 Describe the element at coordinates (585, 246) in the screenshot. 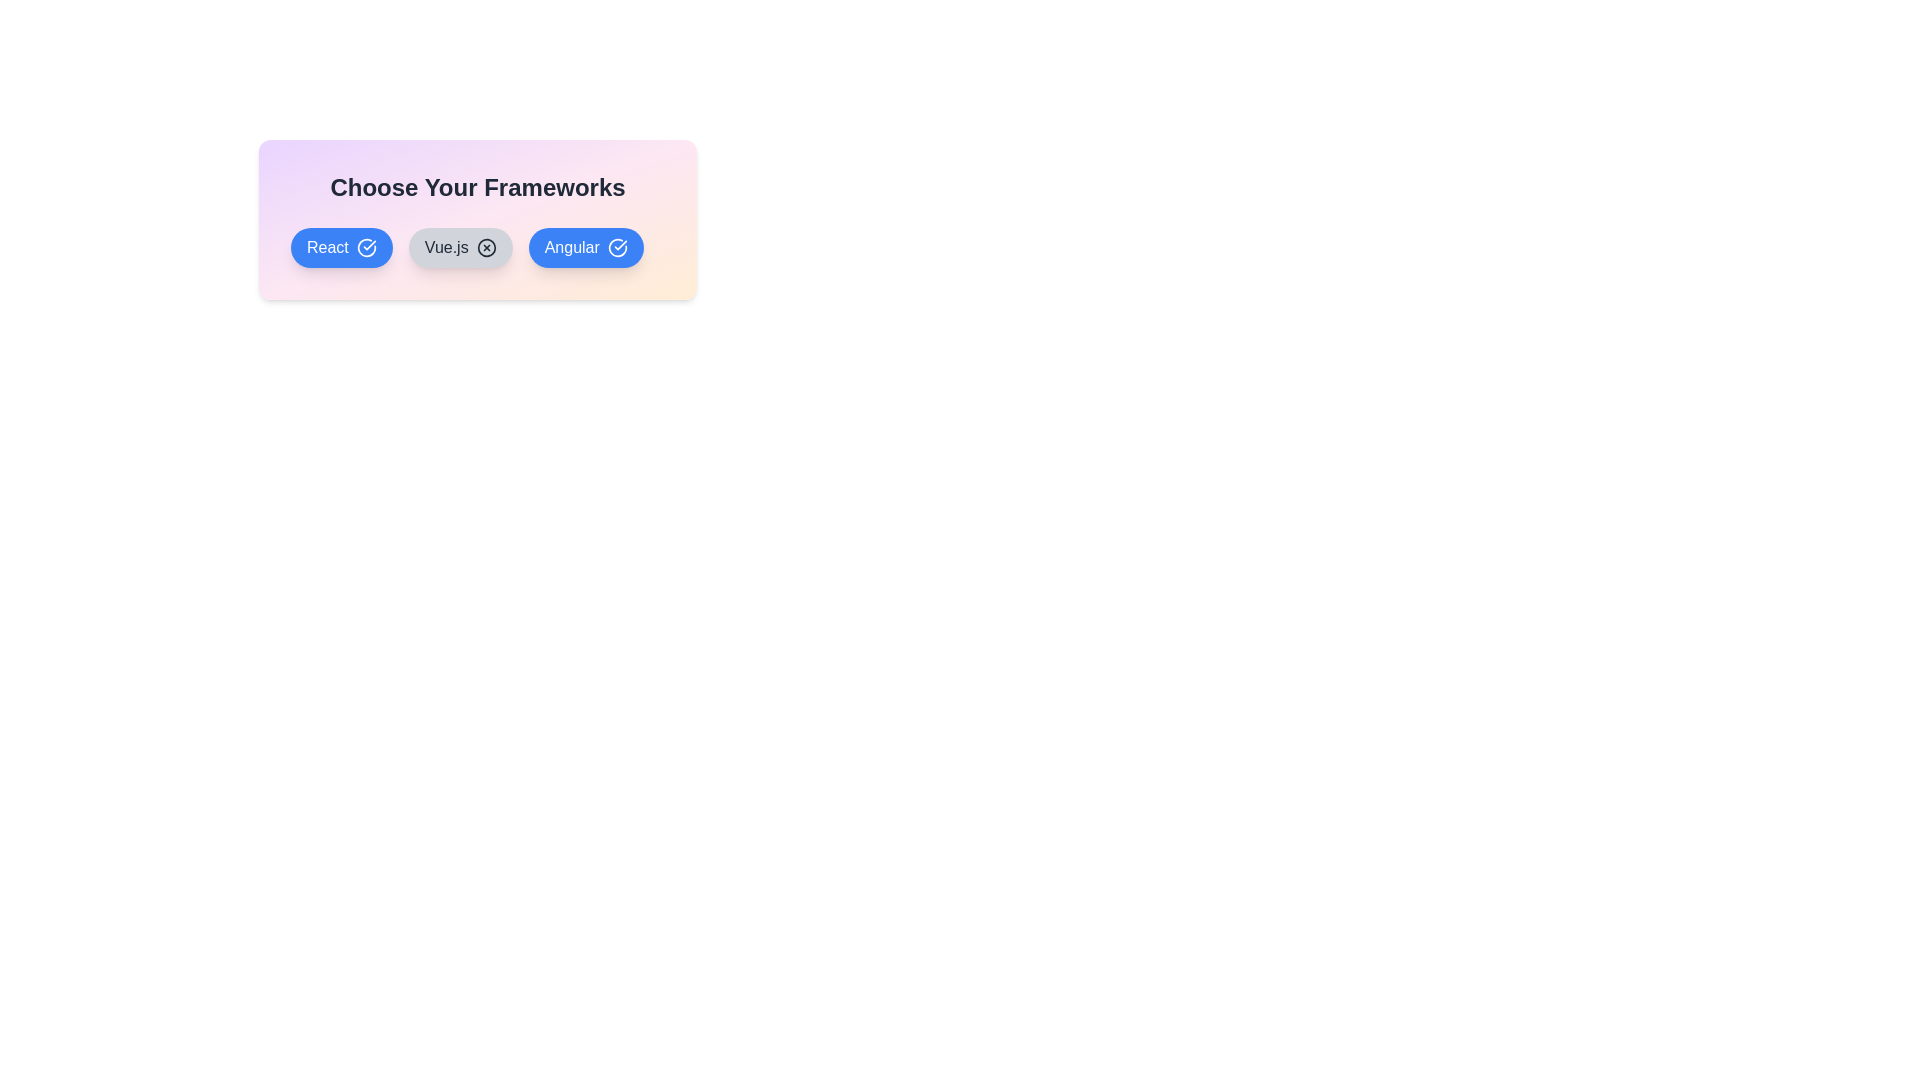

I see `the text label of the chip labeled Angular` at that location.